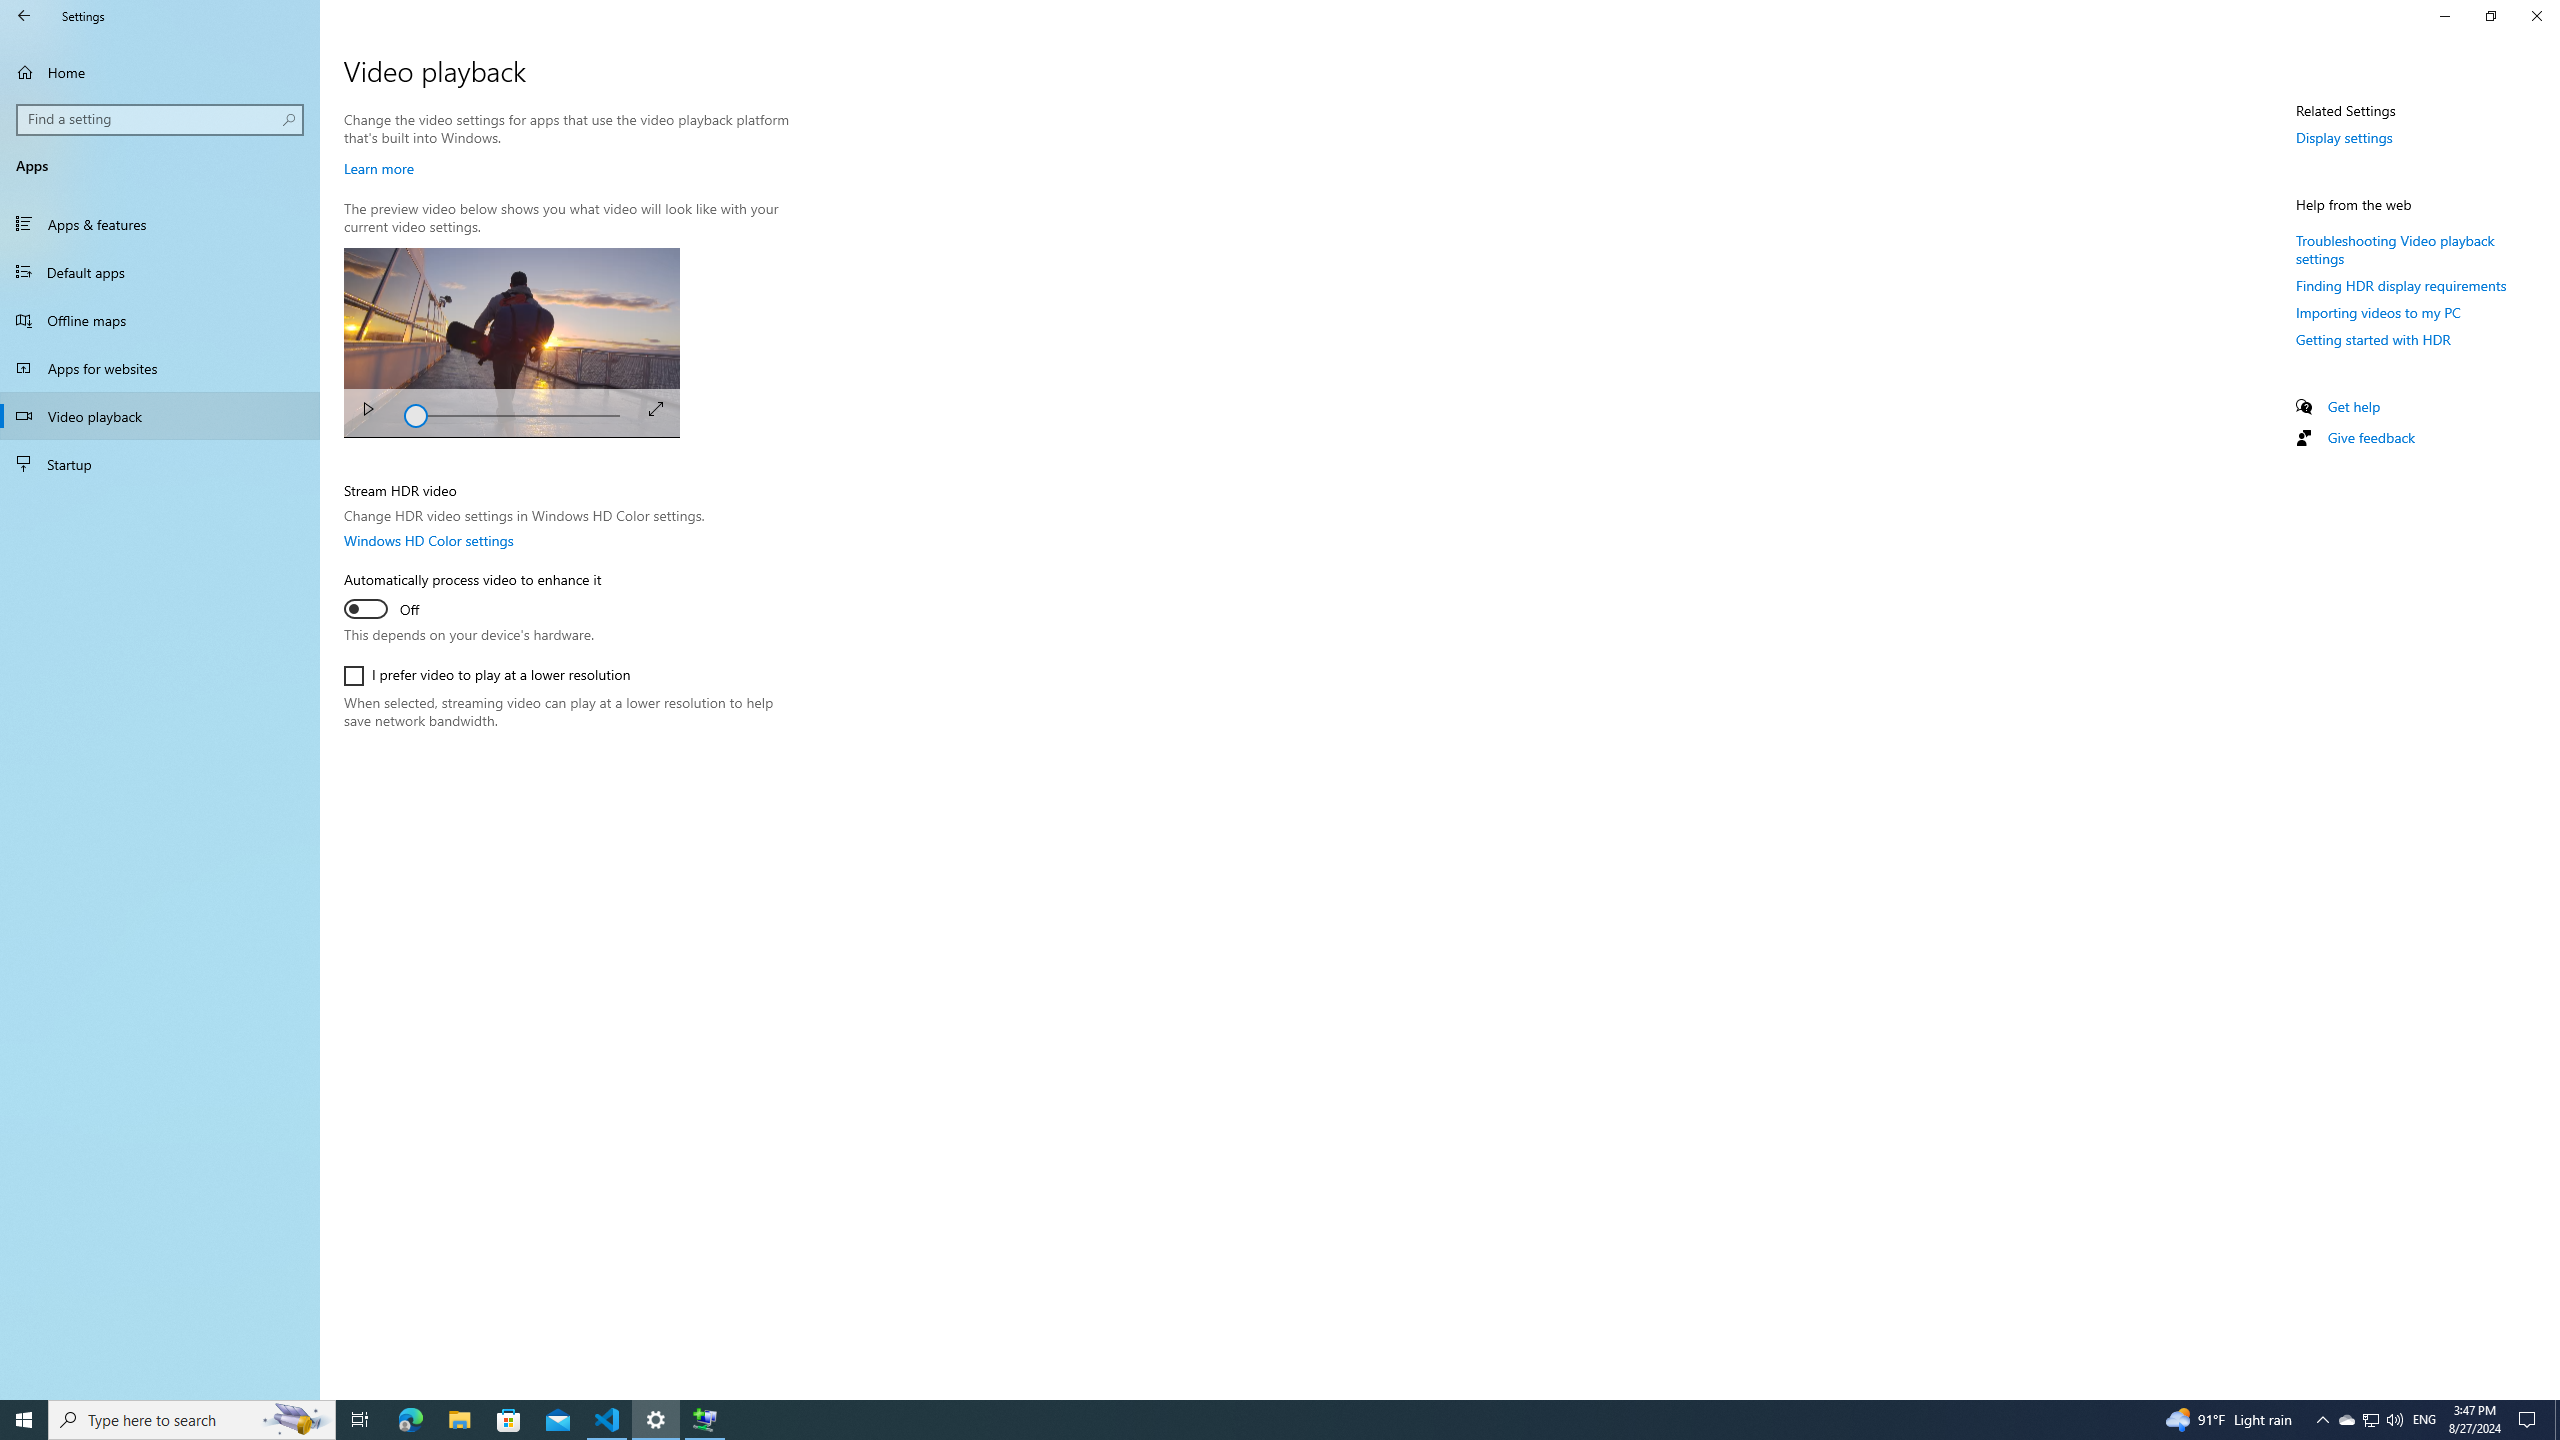 The width and height of the screenshot is (2560, 1440). I want to click on 'Apps for websites', so click(159, 367).